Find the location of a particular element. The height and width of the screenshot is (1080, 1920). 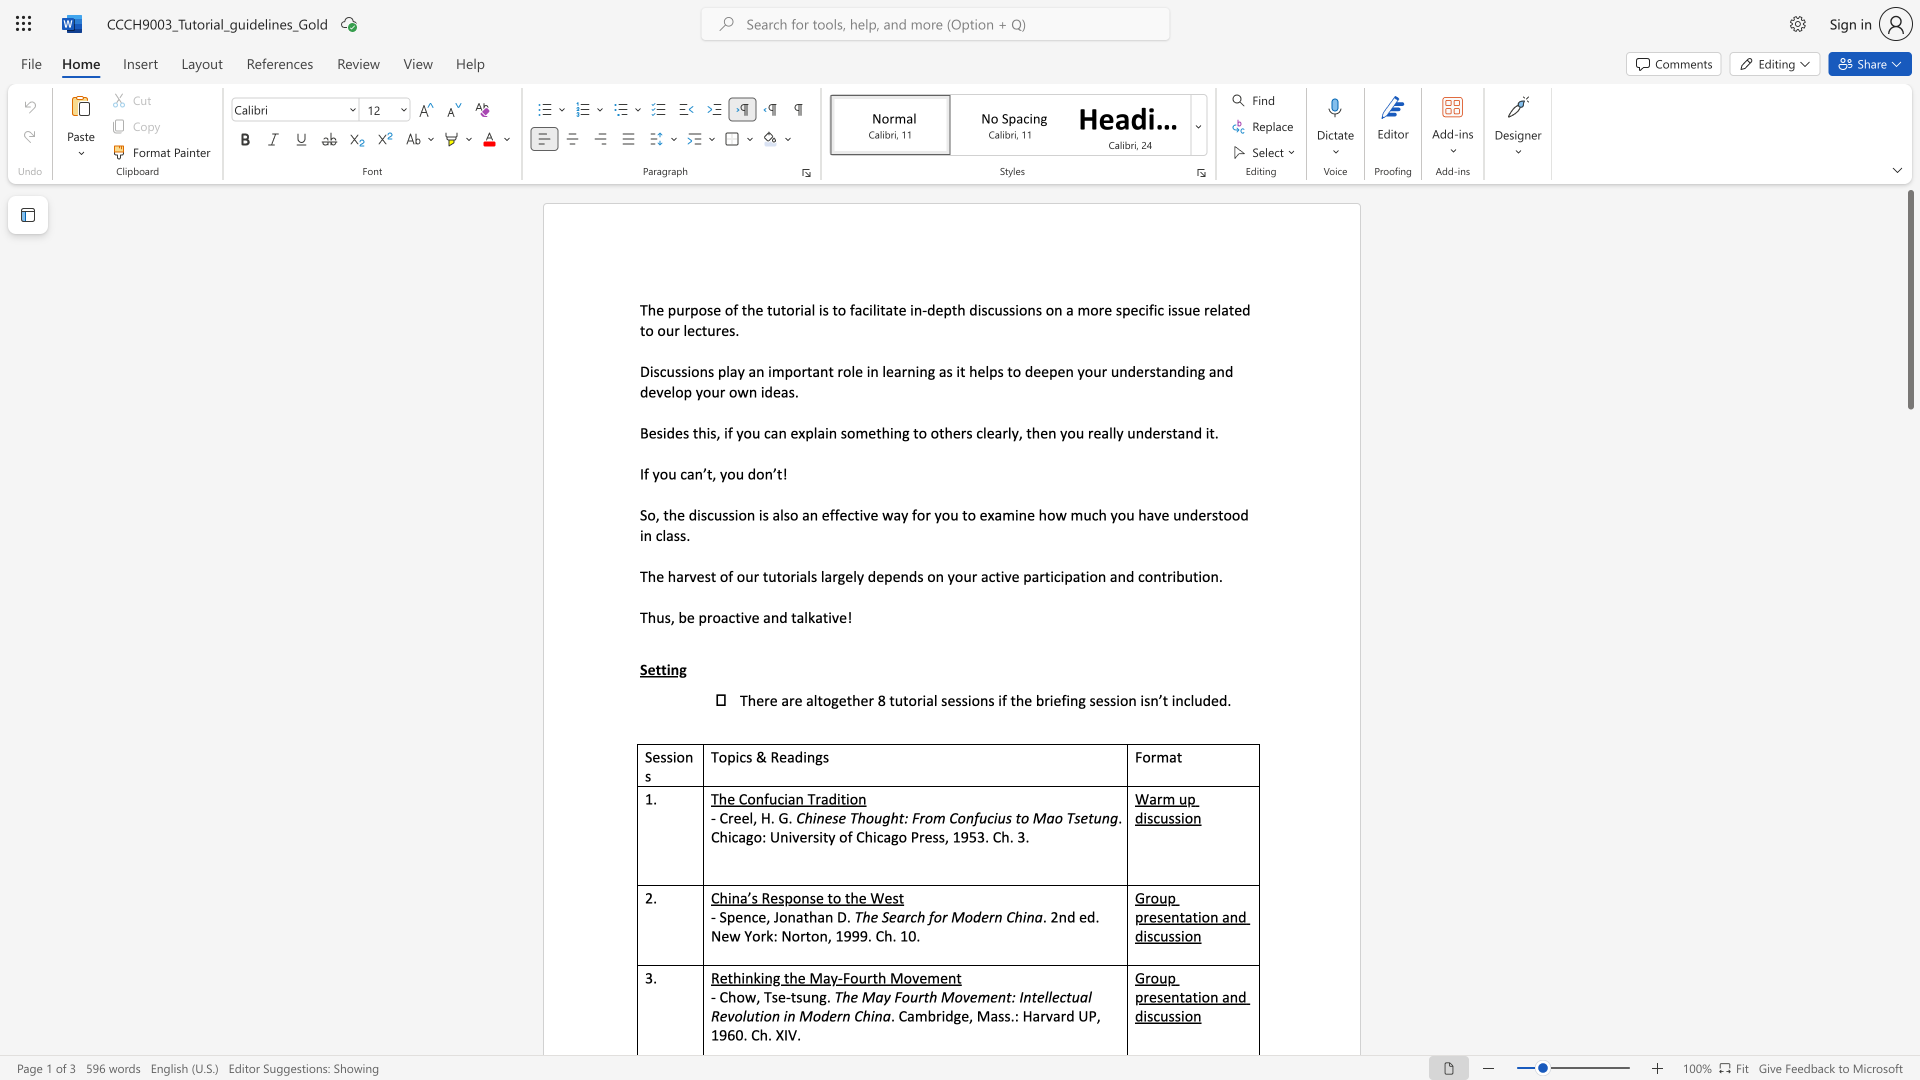

the scrollbar to scroll downward is located at coordinates (1909, 508).